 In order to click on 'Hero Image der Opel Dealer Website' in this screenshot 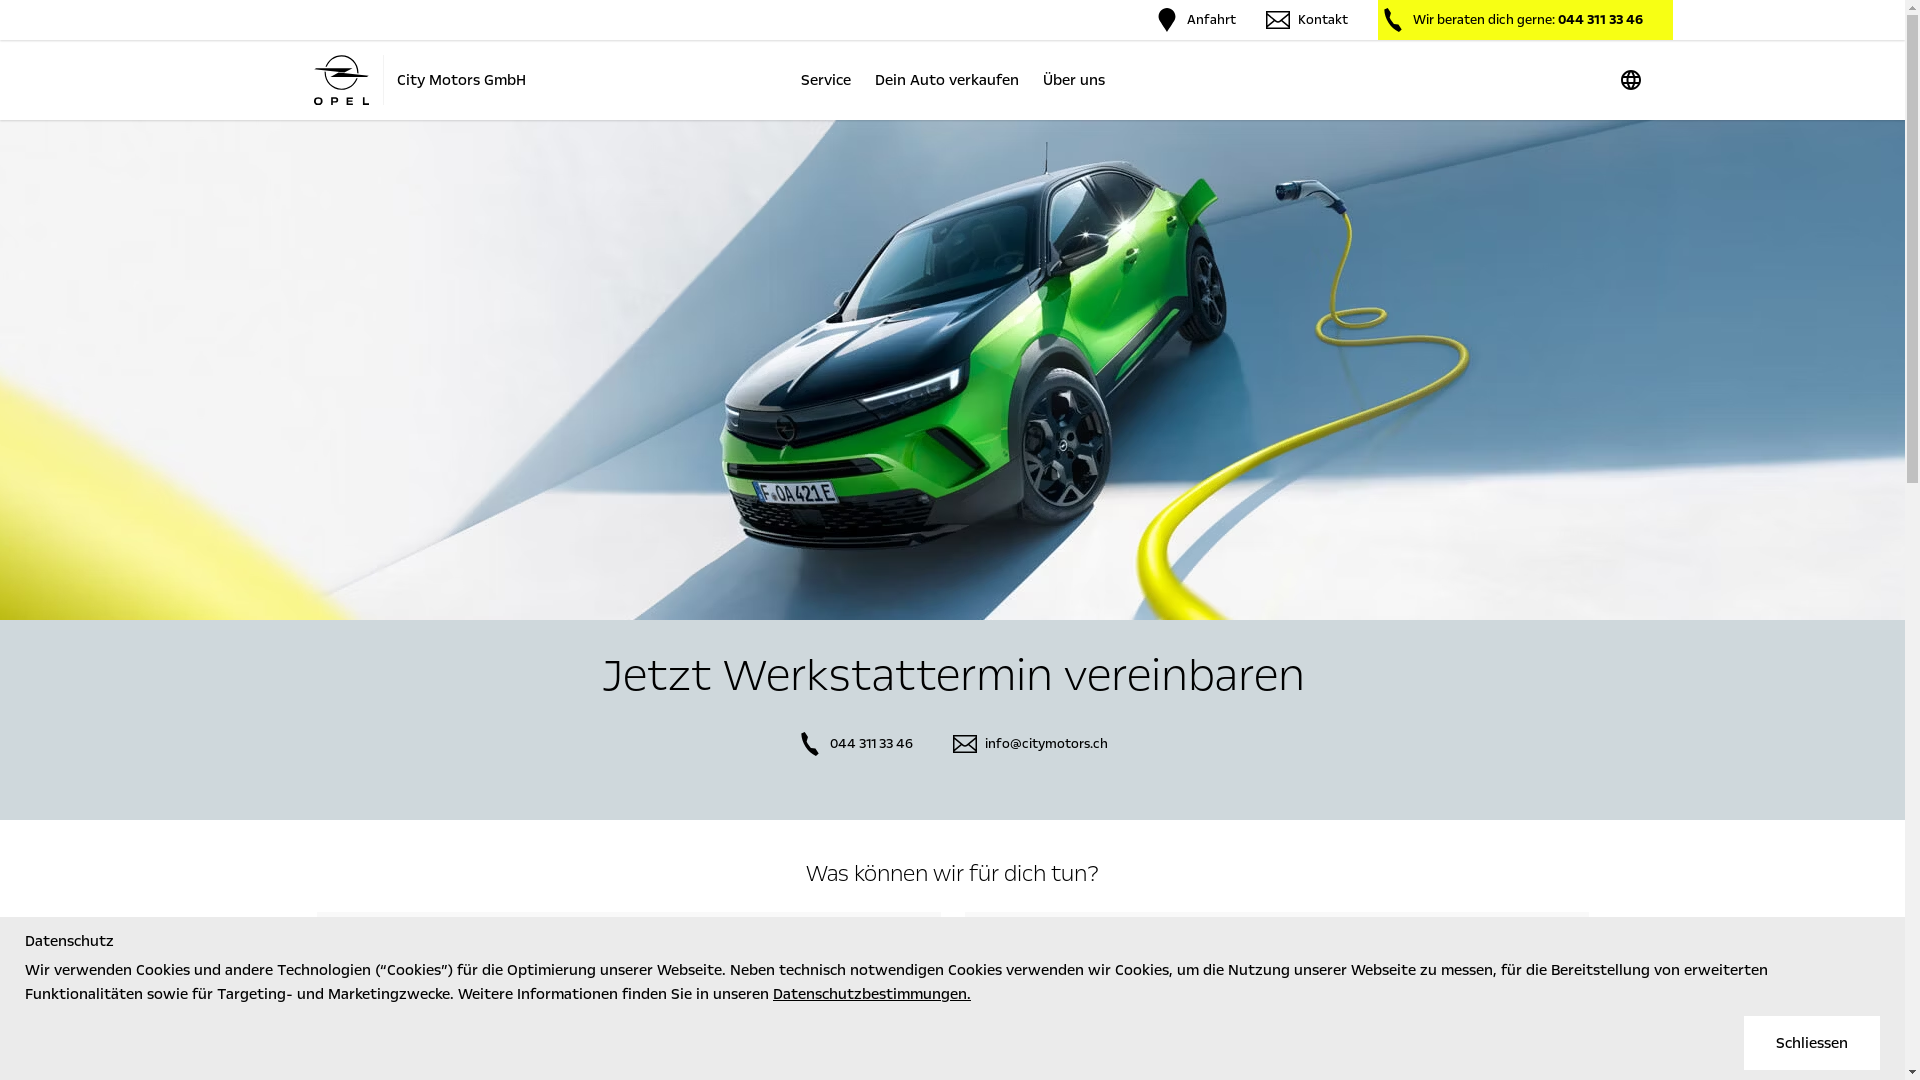, I will do `click(951, 370)`.